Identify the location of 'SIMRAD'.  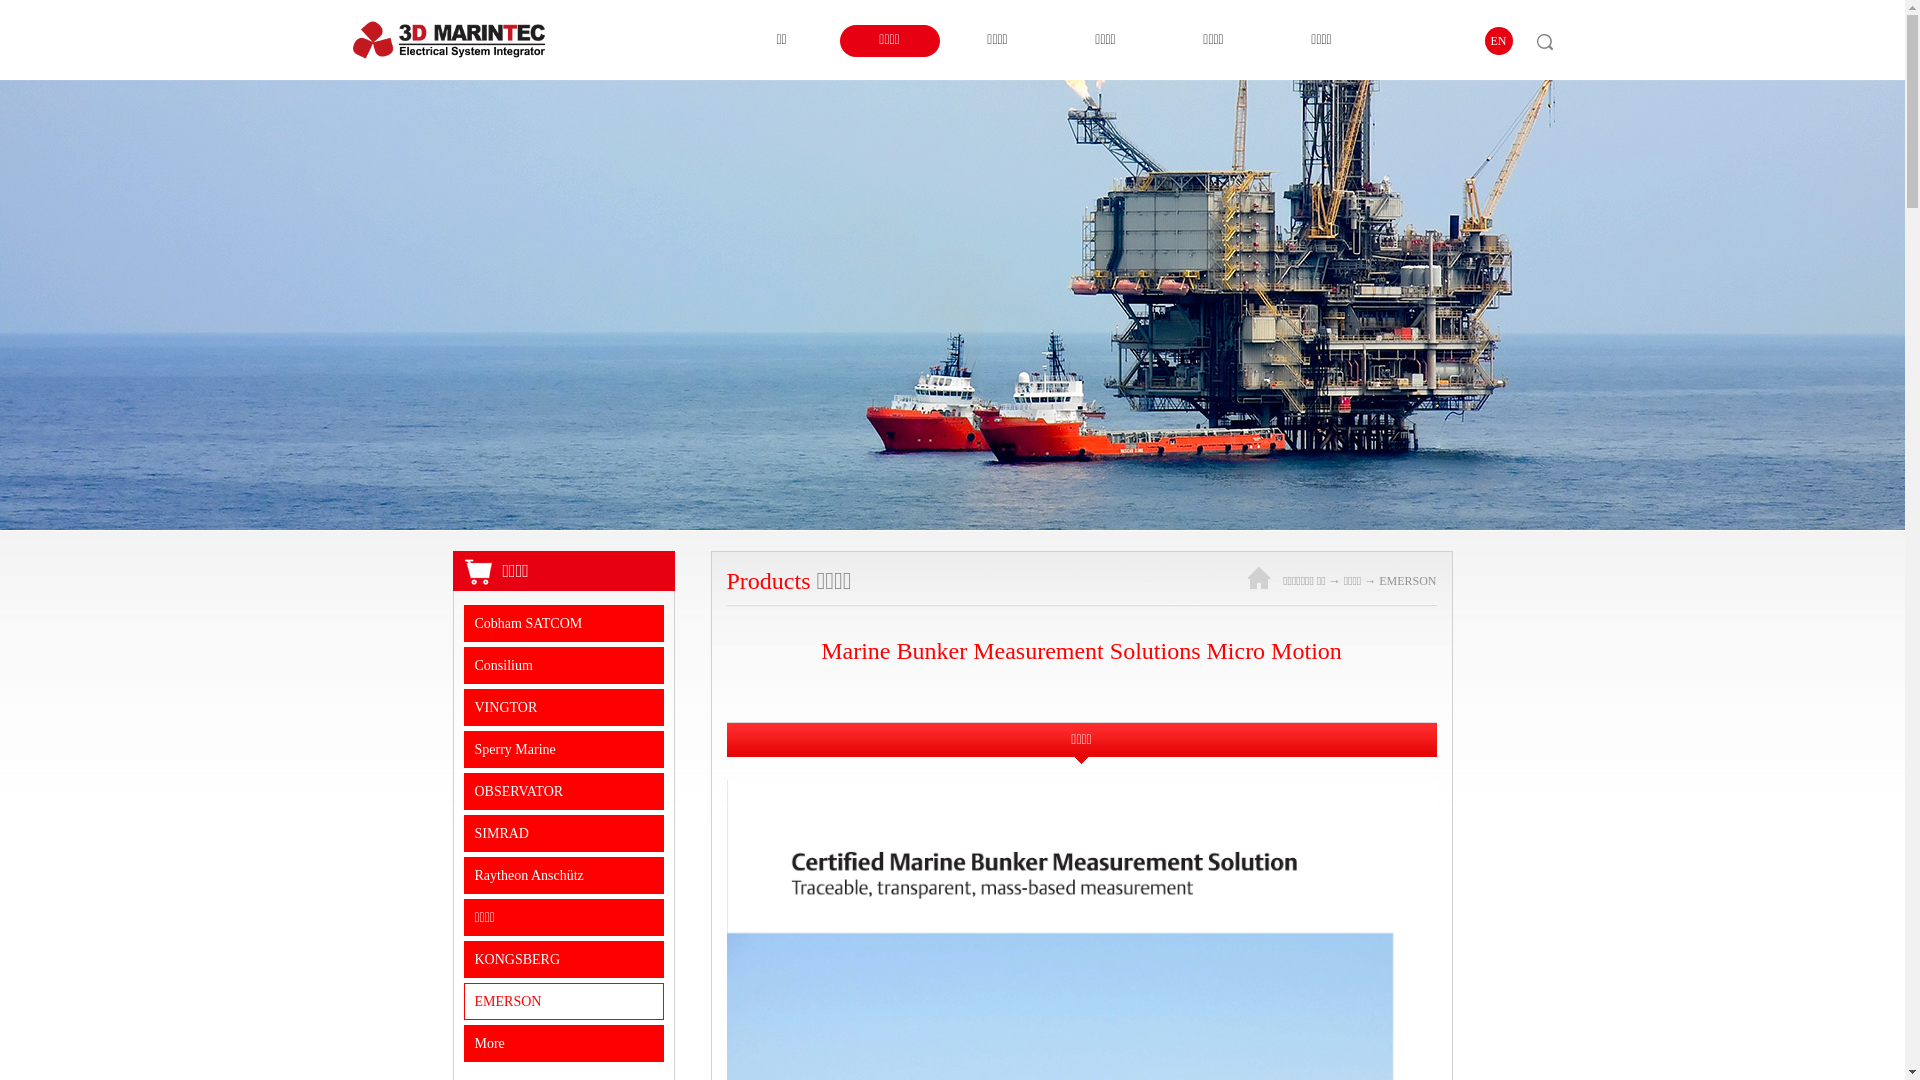
(563, 833).